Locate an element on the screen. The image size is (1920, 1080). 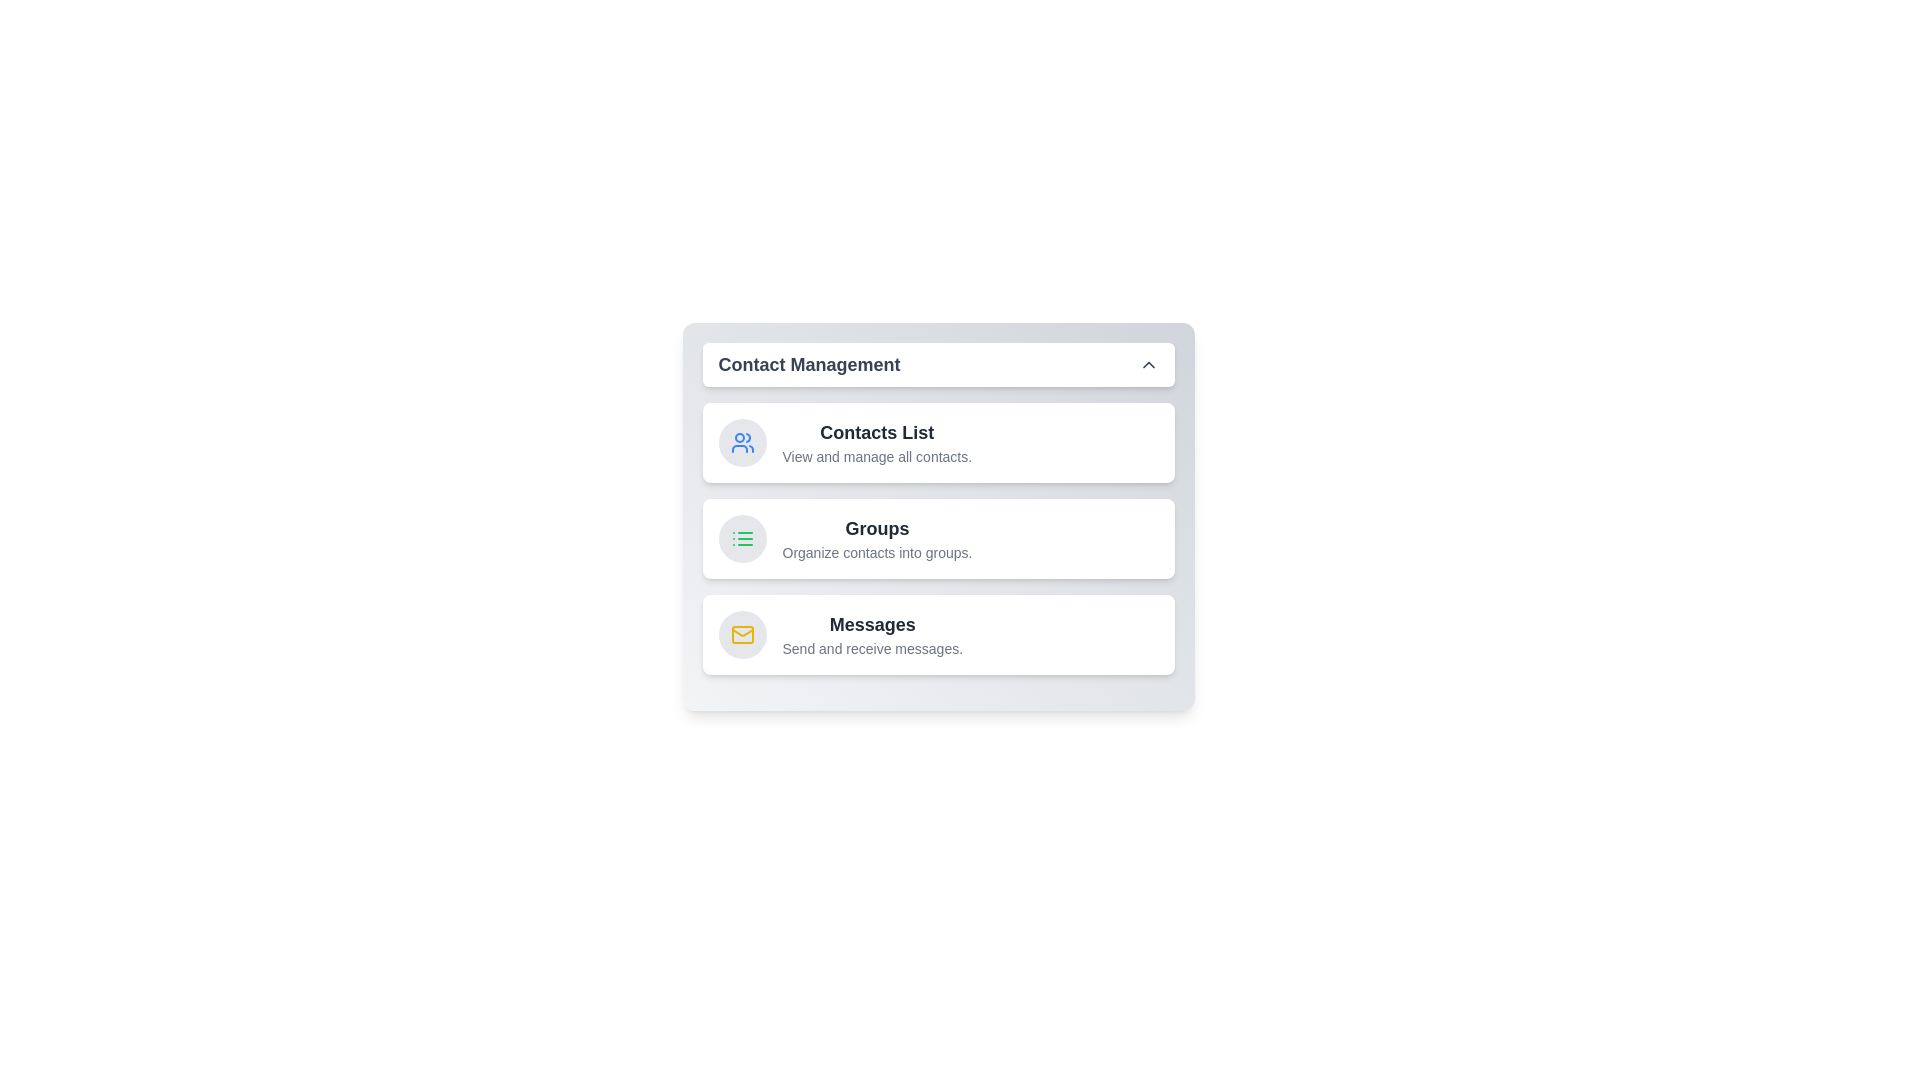
the menu item Contacts List to view its hover effect is located at coordinates (937, 442).